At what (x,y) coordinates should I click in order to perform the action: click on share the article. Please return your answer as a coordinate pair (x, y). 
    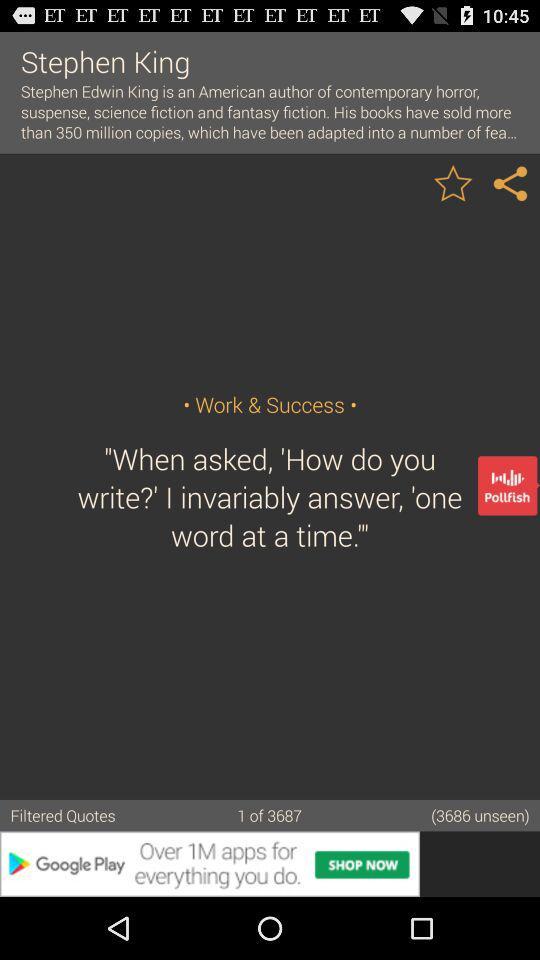
    Looking at the image, I should click on (511, 182).